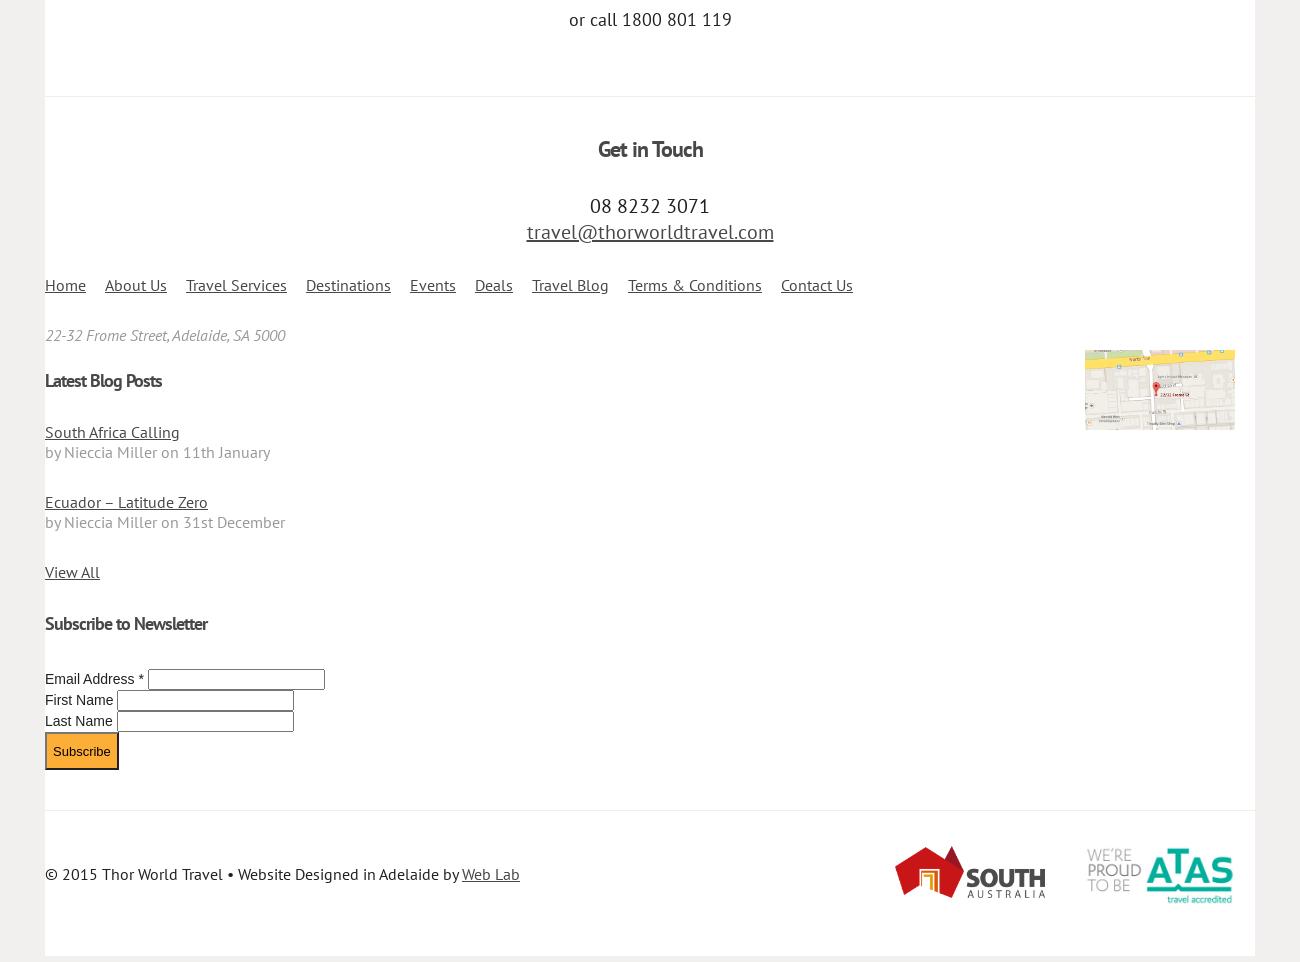  Describe the element at coordinates (474, 285) in the screenshot. I see `'Deals'` at that location.